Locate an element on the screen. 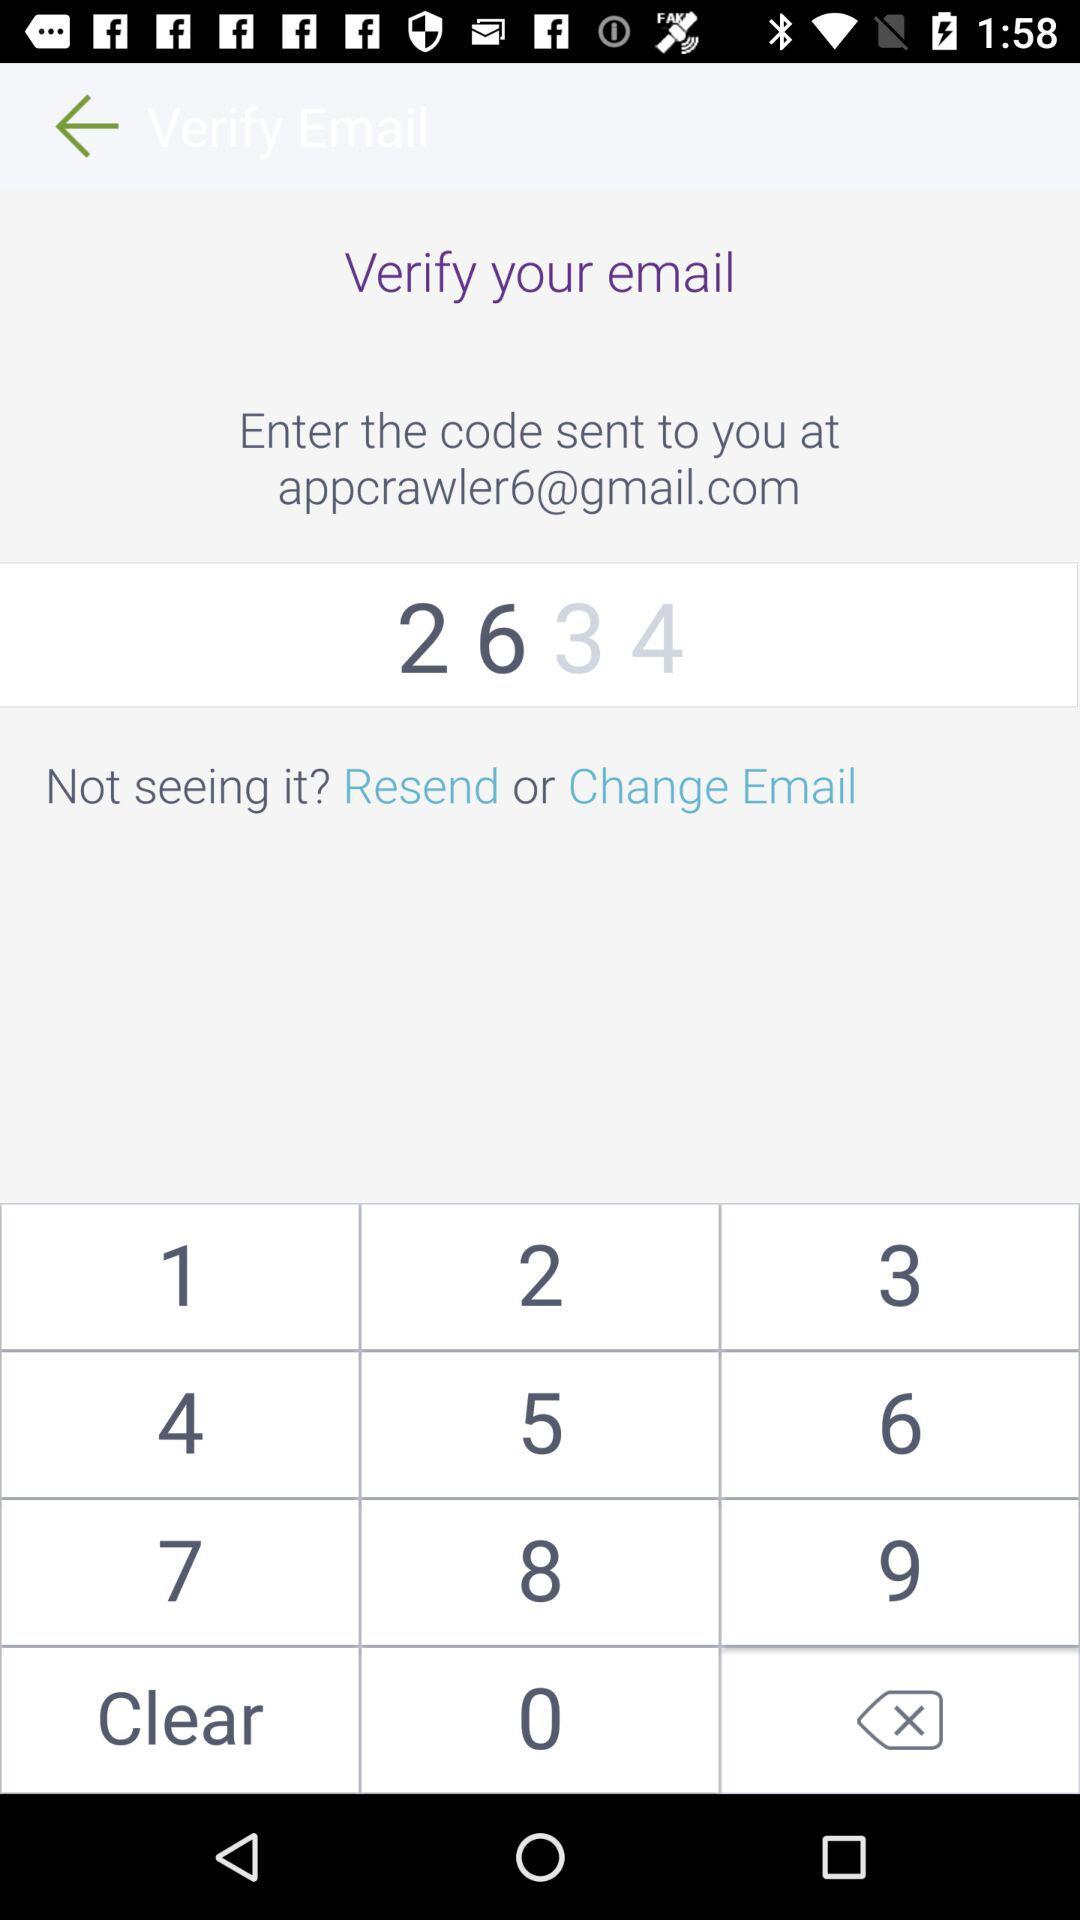  erase 1 digit is located at coordinates (898, 1719).